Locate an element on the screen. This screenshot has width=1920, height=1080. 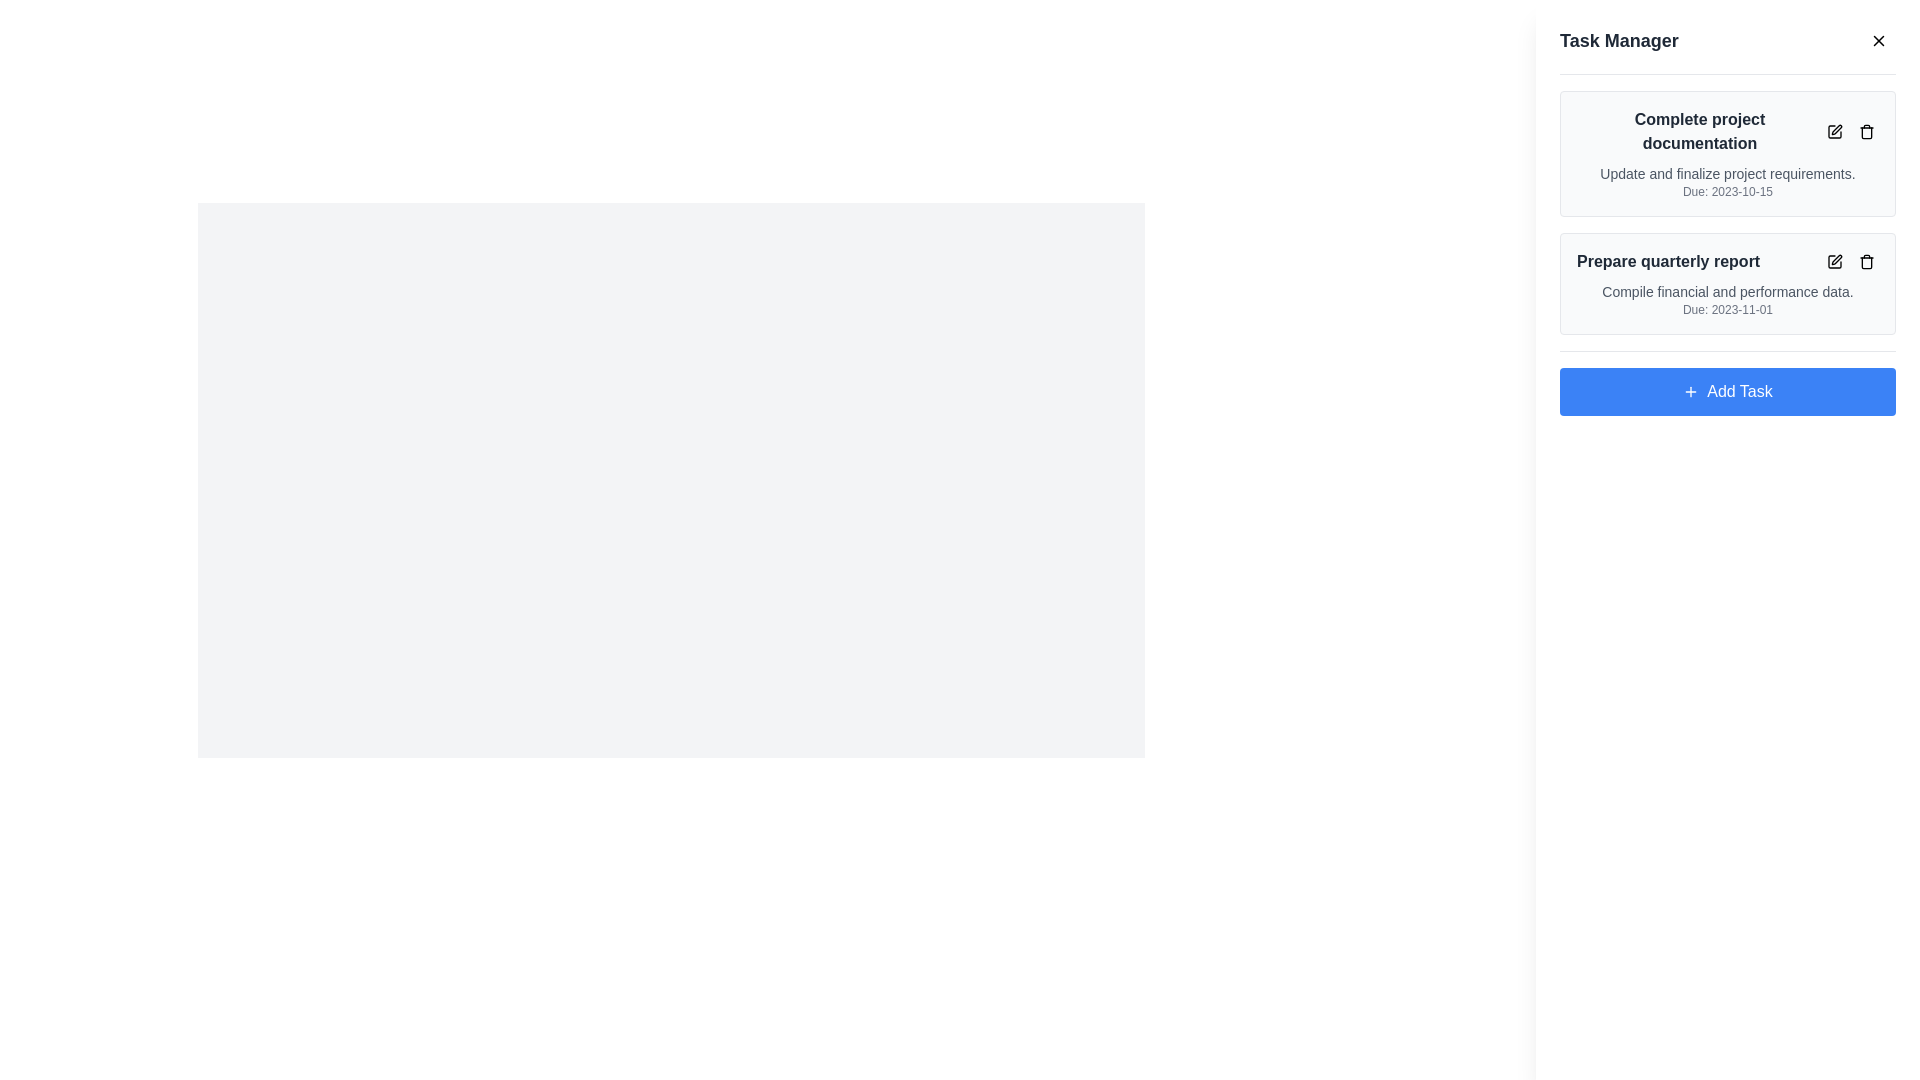
the Edit icon (SVG graphic inside a button) next to the title 'Complete project documentation' is located at coordinates (1834, 131).